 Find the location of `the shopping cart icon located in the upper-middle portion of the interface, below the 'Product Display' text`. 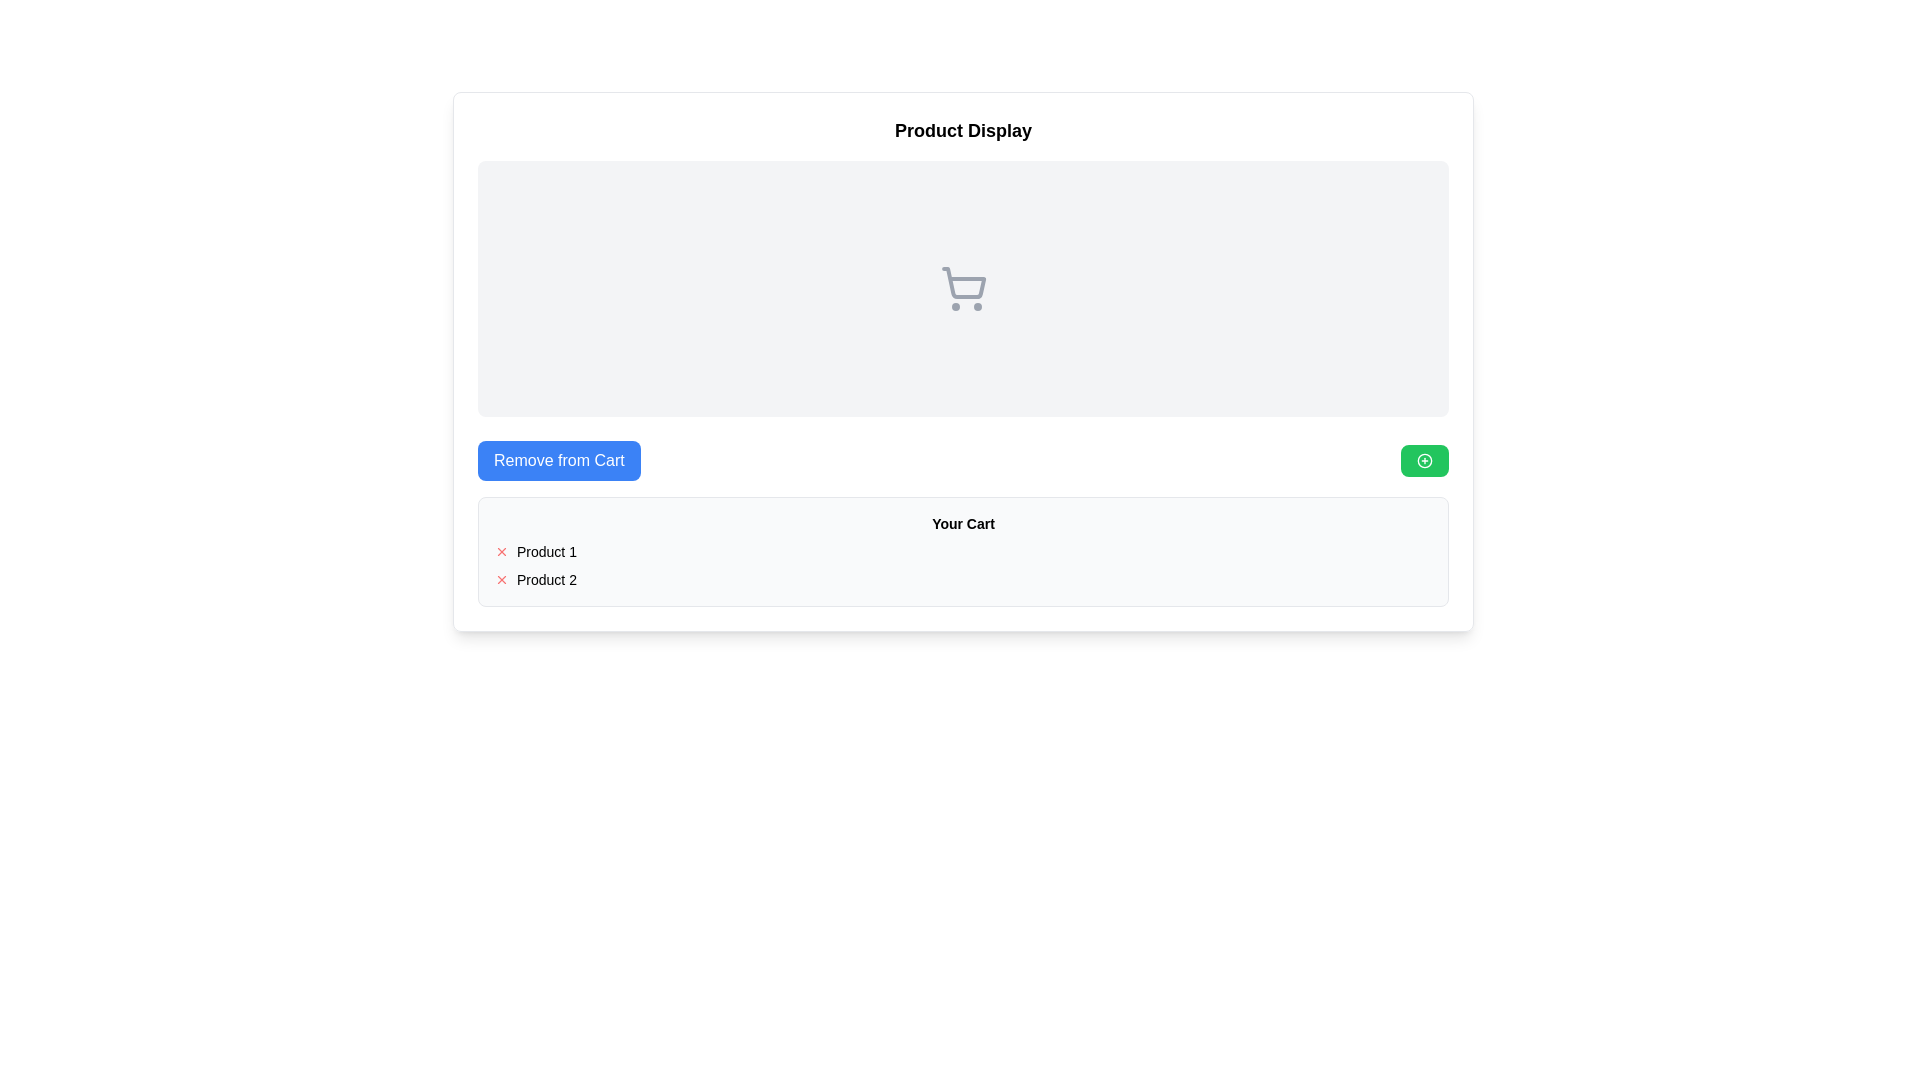

the shopping cart icon located in the upper-middle portion of the interface, below the 'Product Display' text is located at coordinates (963, 289).